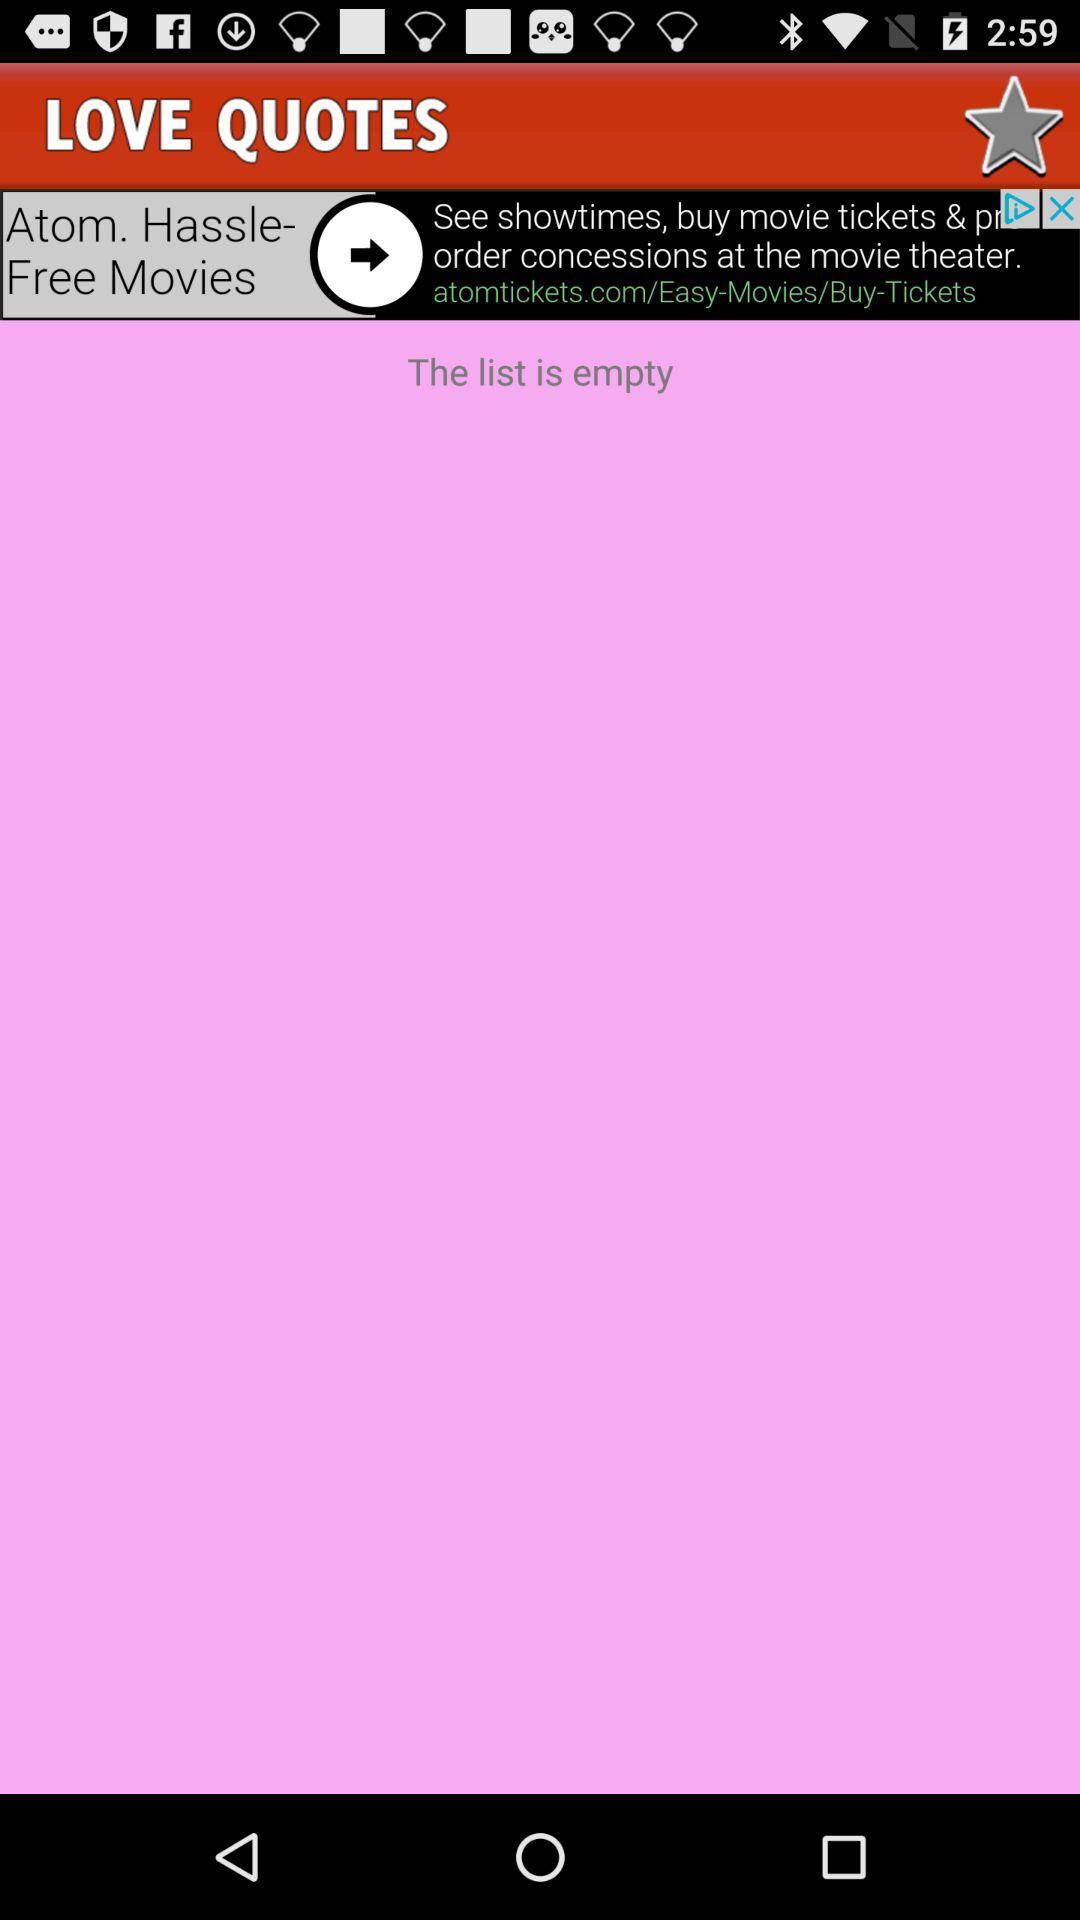 The image size is (1080, 1920). Describe the element at coordinates (540, 253) in the screenshot. I see `advertisement` at that location.